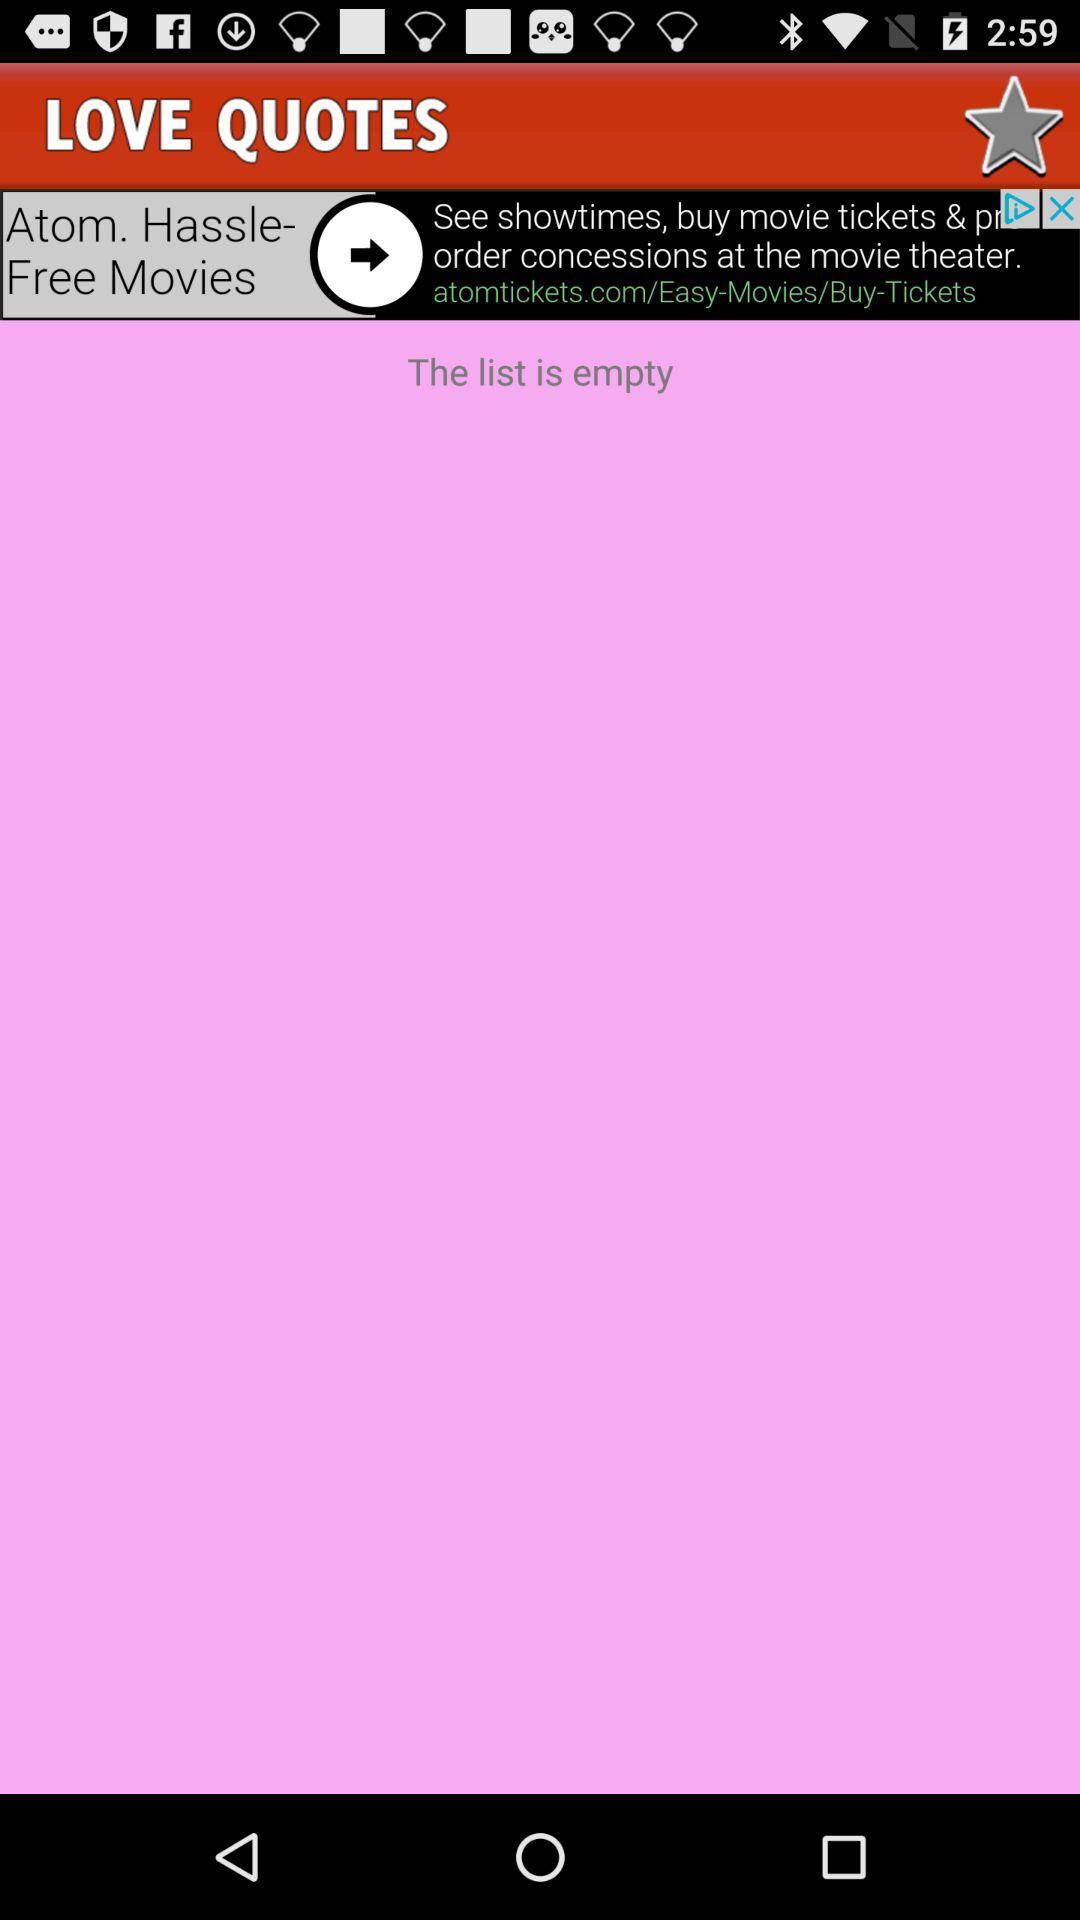 The image size is (1080, 1920). Describe the element at coordinates (540, 253) in the screenshot. I see `advertisement` at that location.